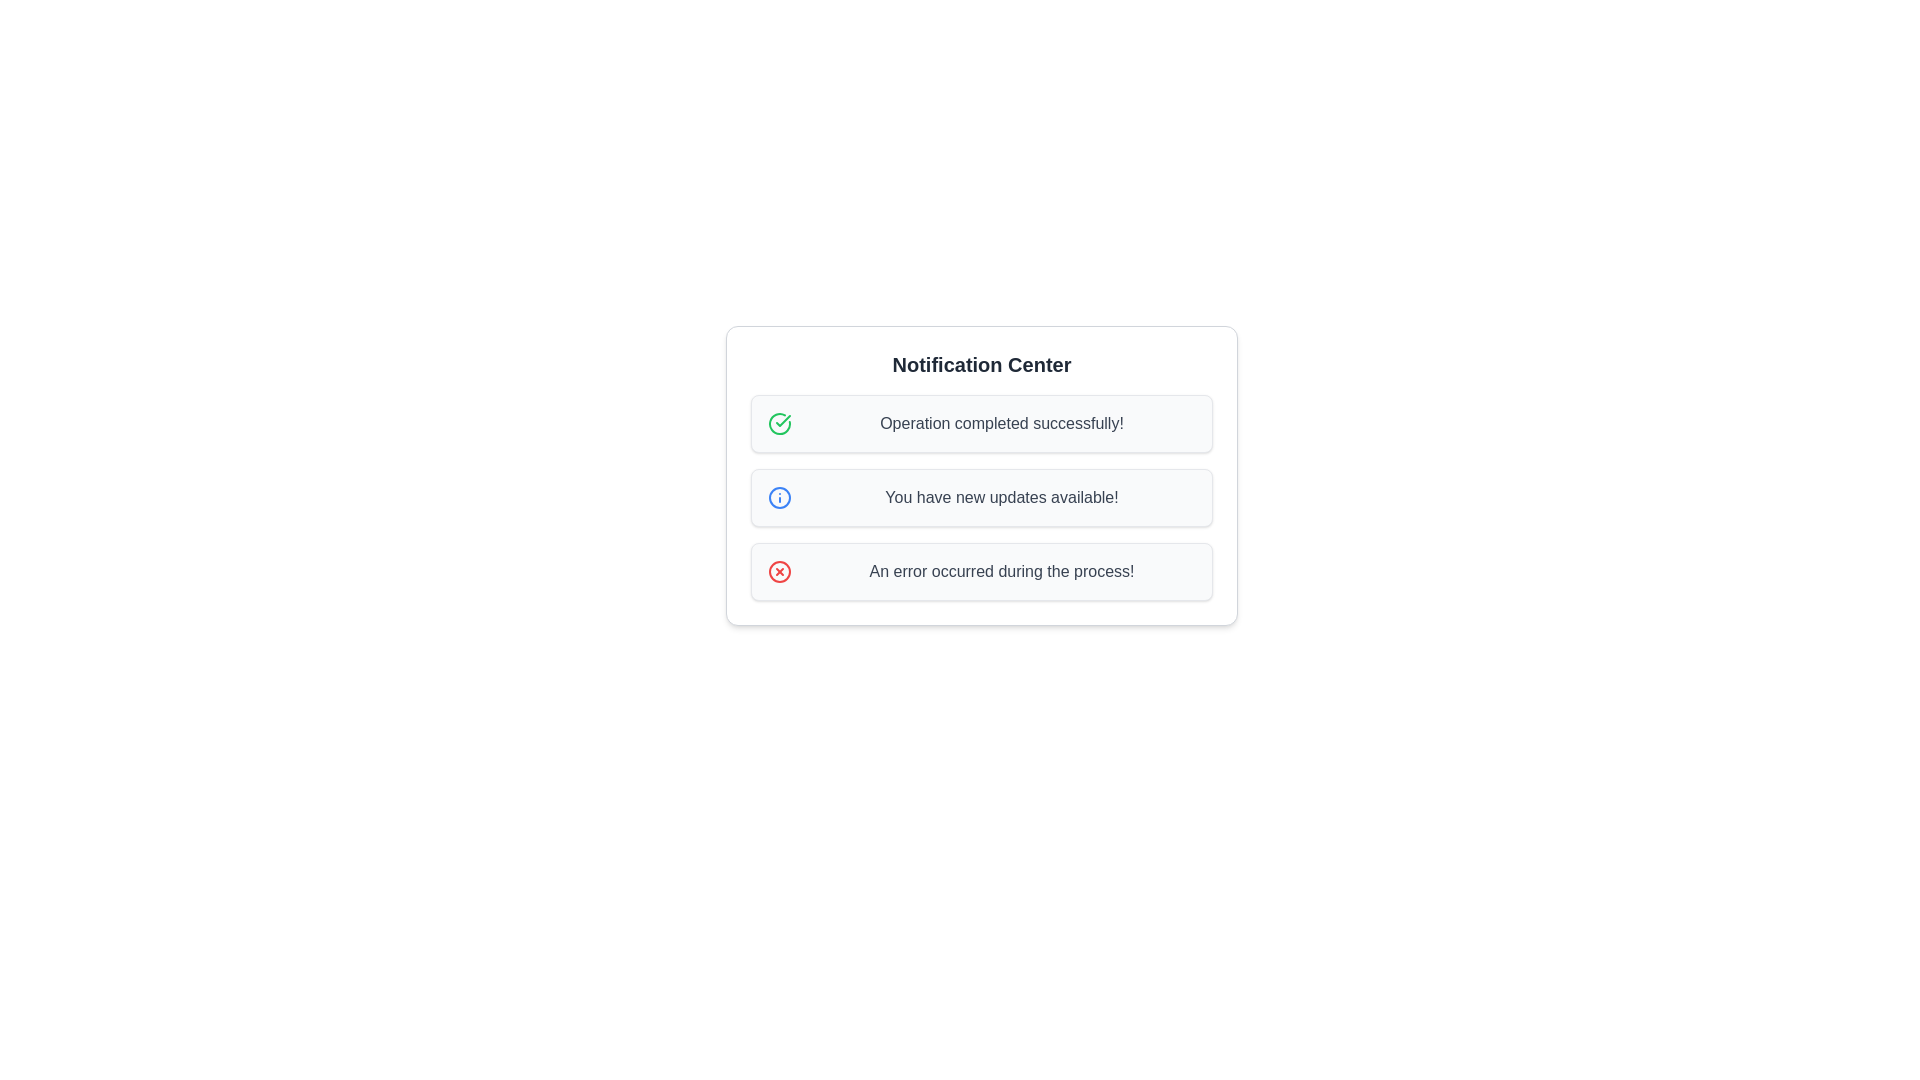 This screenshot has width=1920, height=1080. What do you see at coordinates (778, 423) in the screenshot?
I see `the success indicator icon that visually represents the completion of an operation, located to the left of the 'Operation completed successfully!' text in the first notification of the list` at bounding box center [778, 423].